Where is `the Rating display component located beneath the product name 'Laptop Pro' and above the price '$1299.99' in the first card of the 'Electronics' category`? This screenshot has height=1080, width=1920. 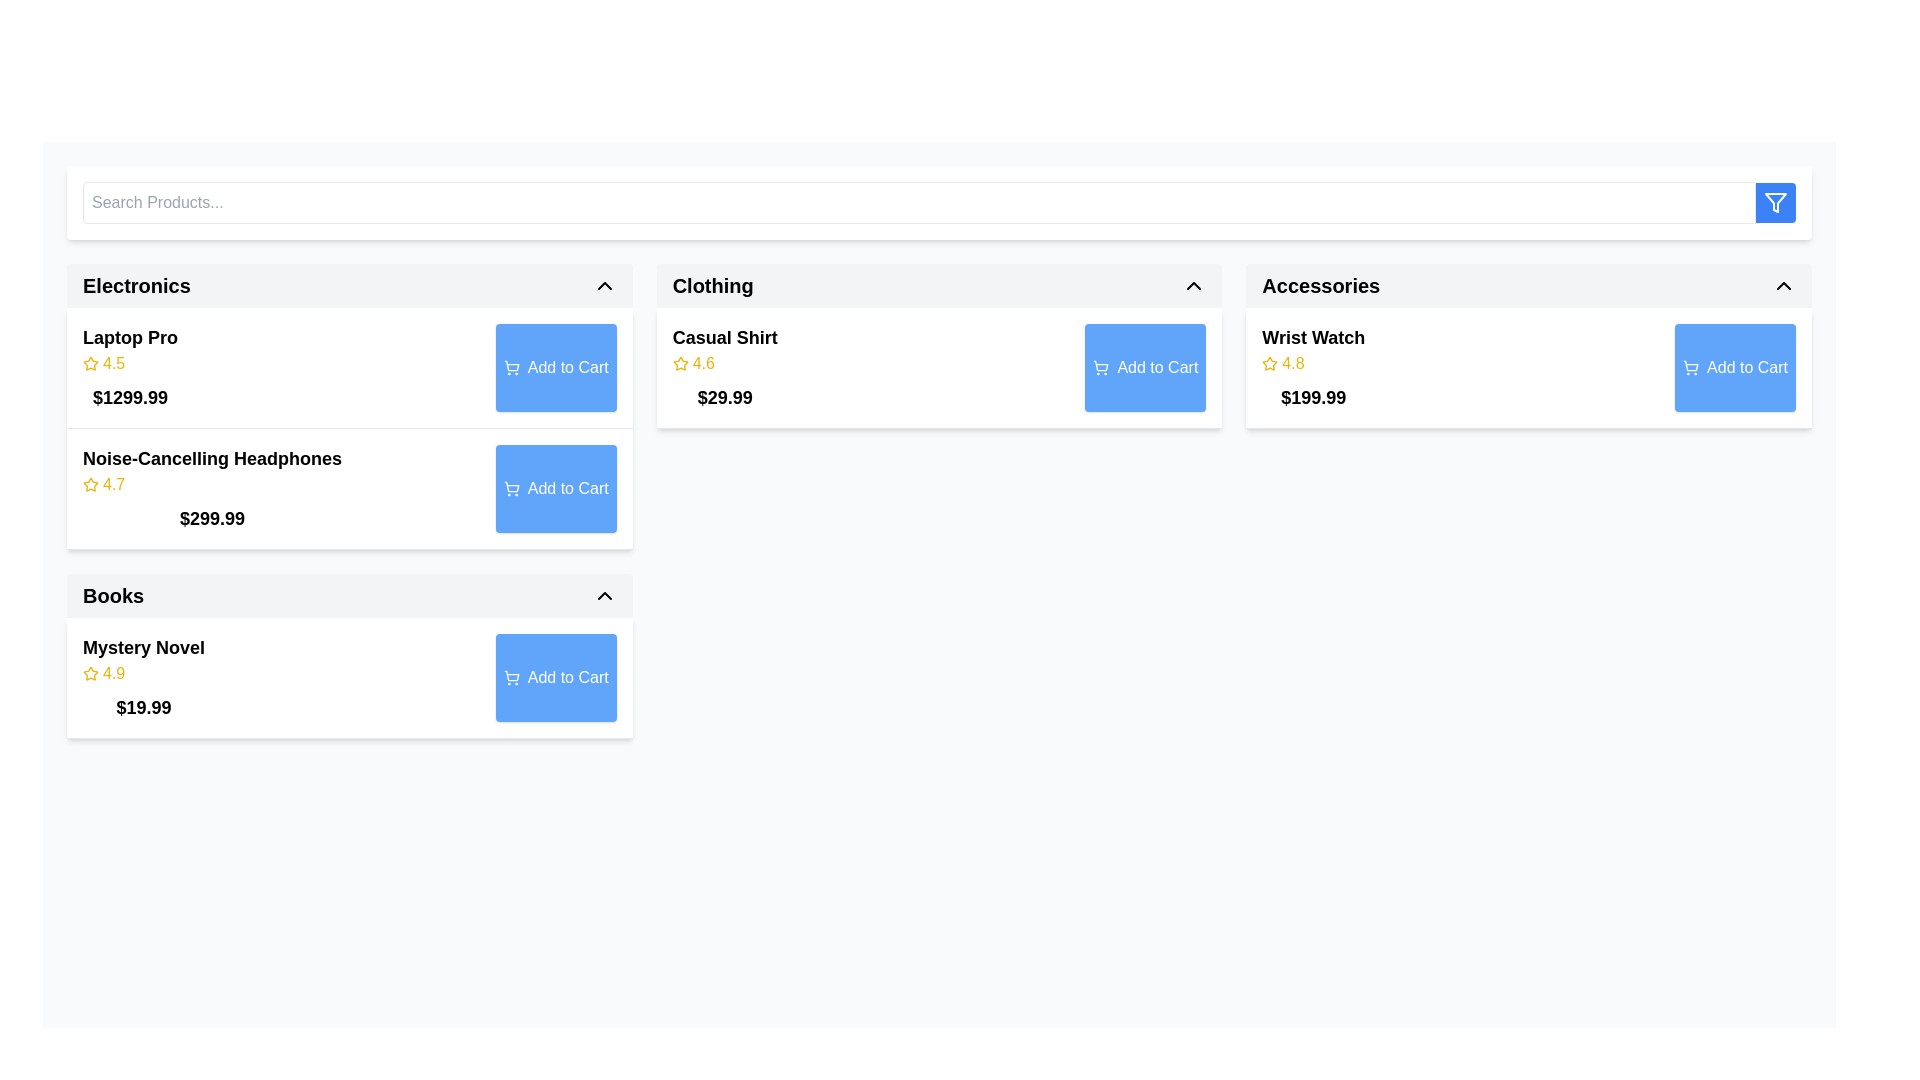 the Rating display component located beneath the product name 'Laptop Pro' and above the price '$1299.99' in the first card of the 'Electronics' category is located at coordinates (129, 363).